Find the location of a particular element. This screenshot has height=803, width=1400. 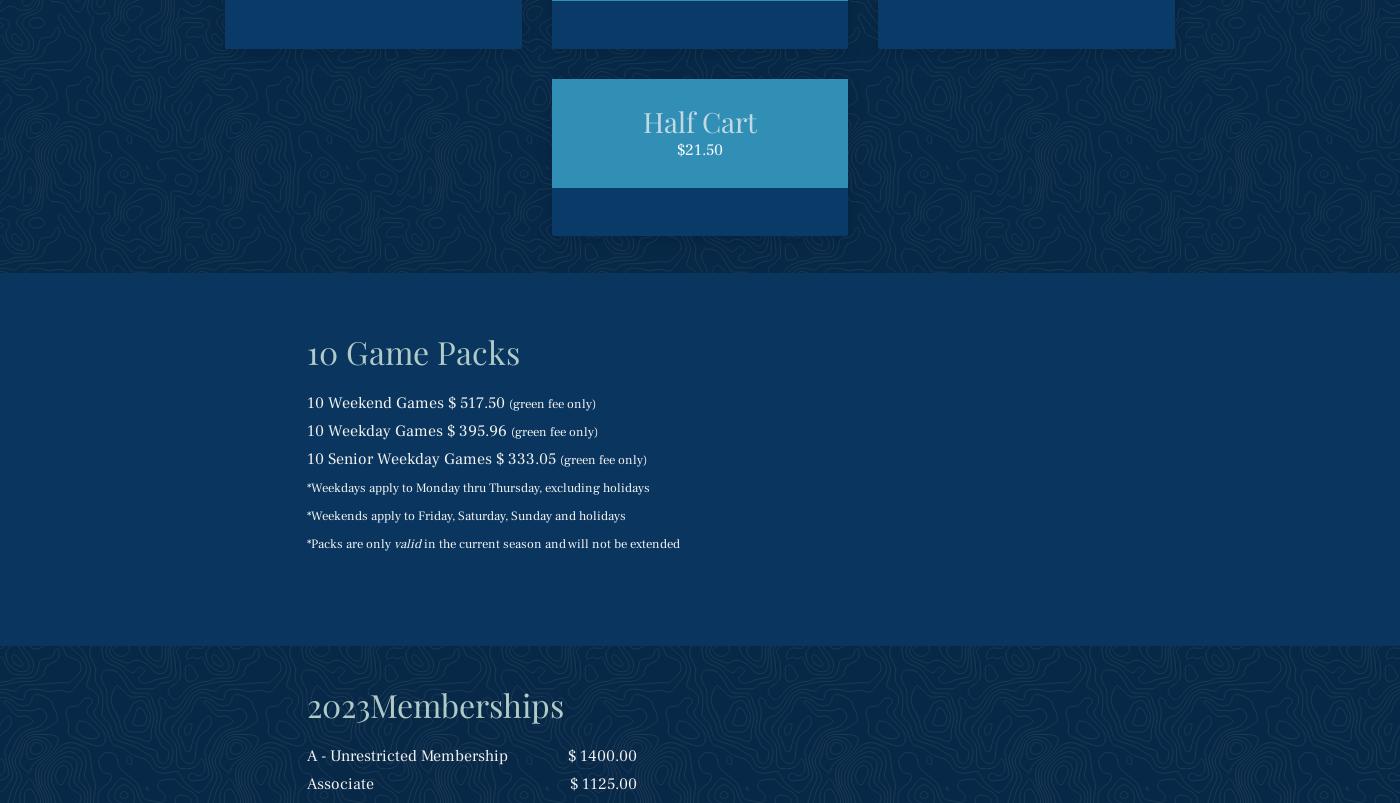

'10 Weekend Games $ 517.50' is located at coordinates (406, 402).